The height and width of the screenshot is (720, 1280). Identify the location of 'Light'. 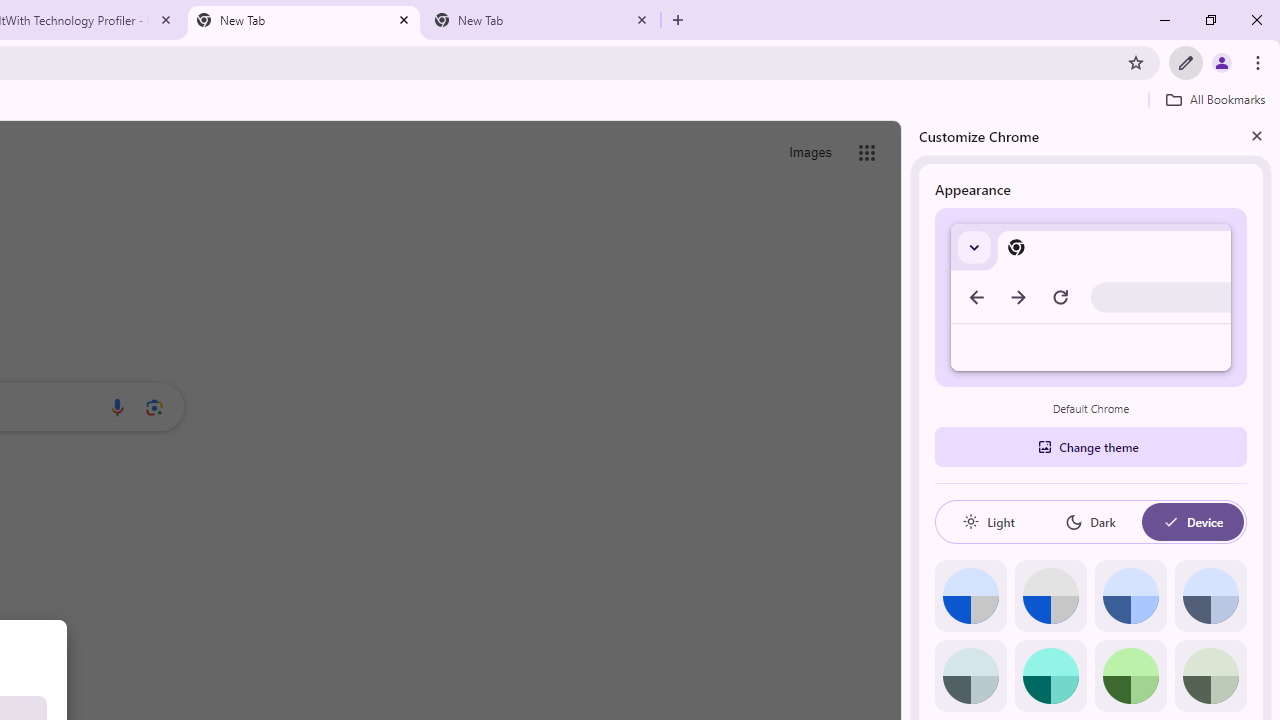
(988, 521).